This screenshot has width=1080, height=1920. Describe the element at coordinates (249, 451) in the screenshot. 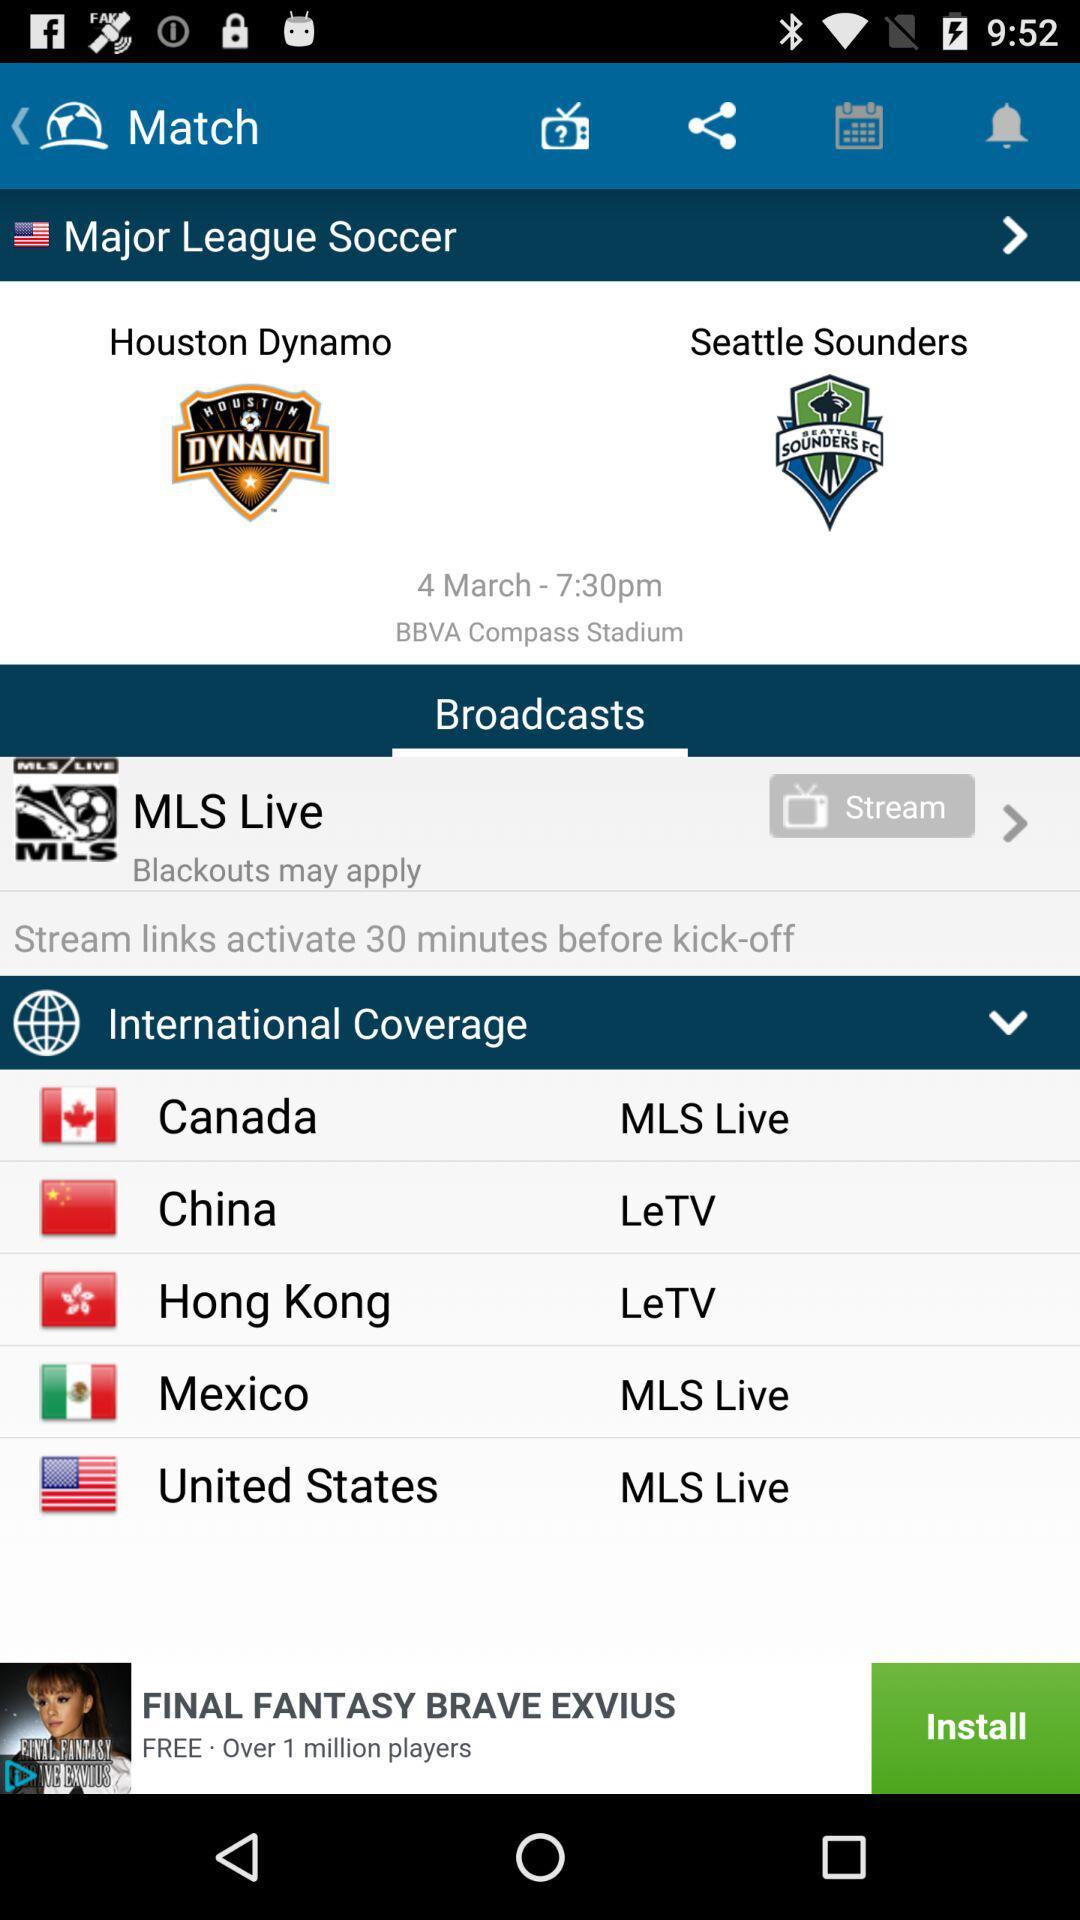

I see `logo of the dynamo team` at that location.